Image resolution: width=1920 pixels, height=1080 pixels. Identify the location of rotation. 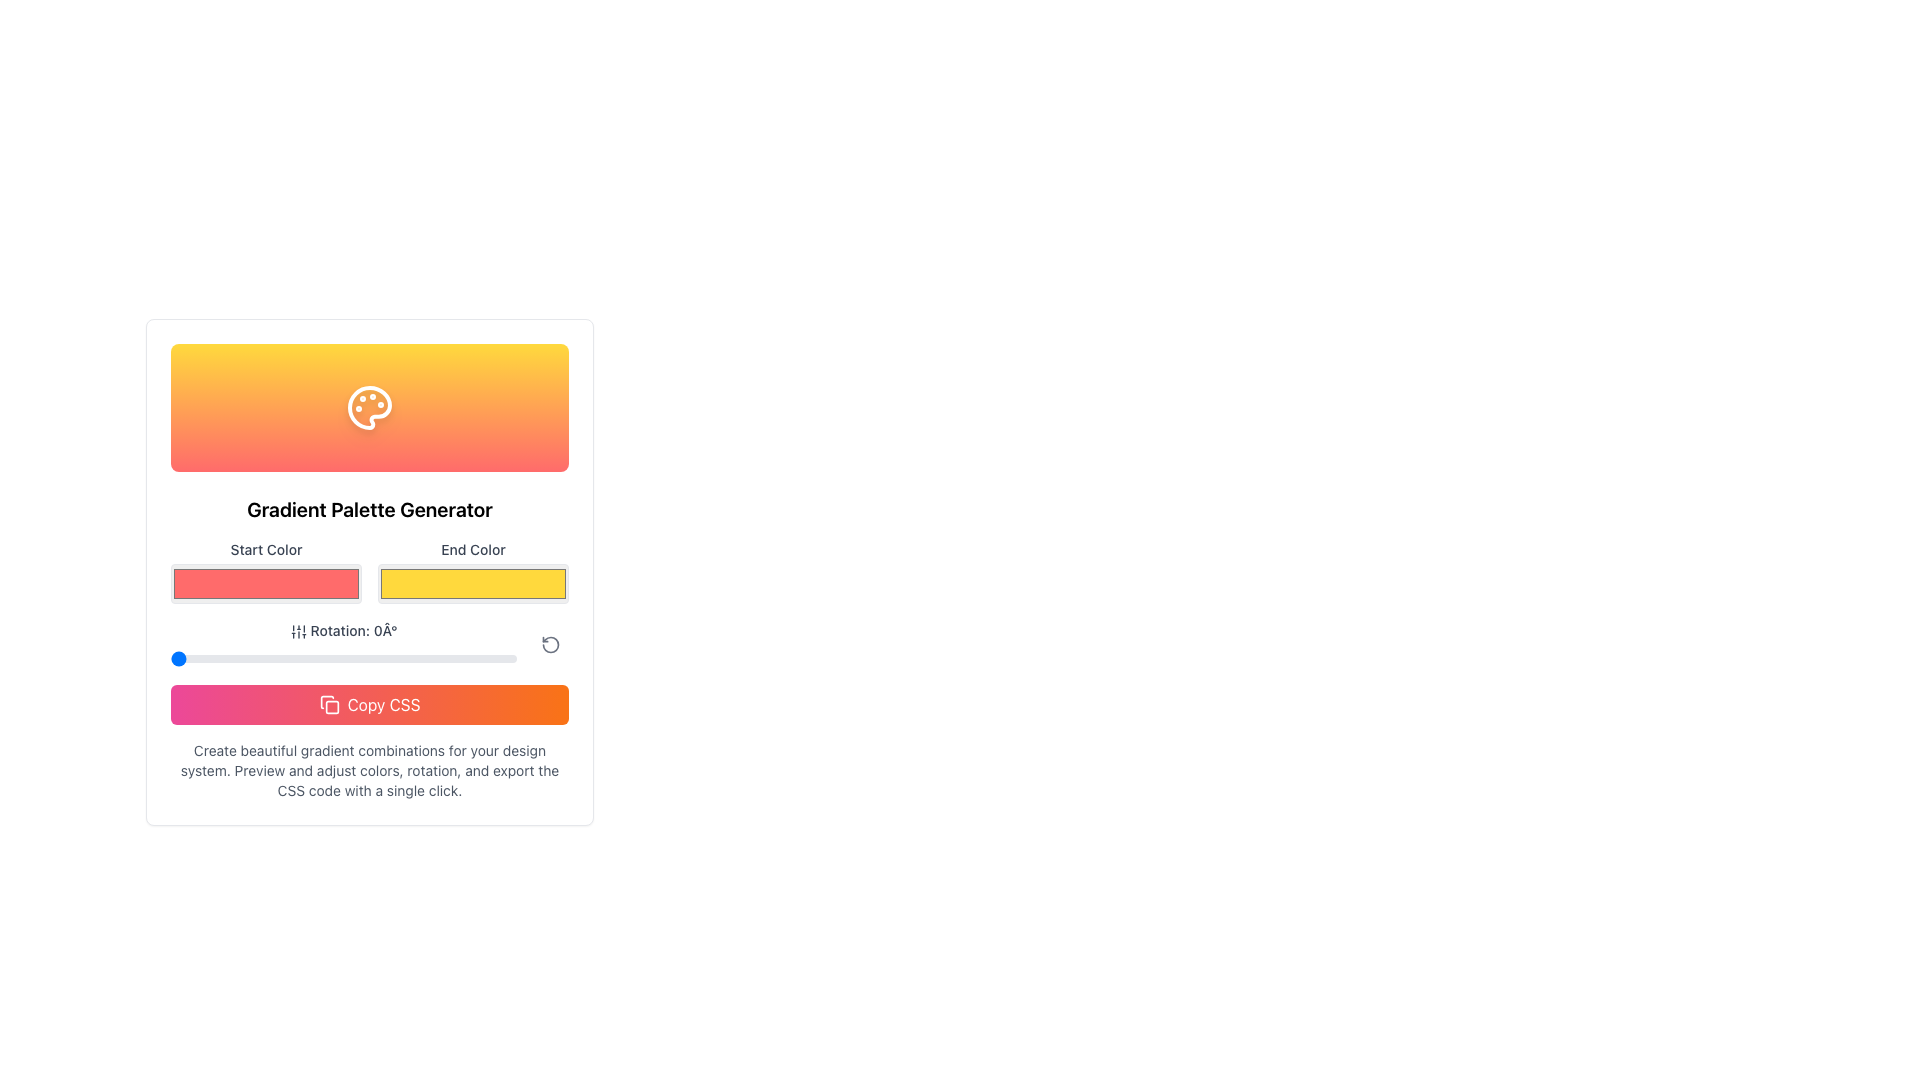
(185, 659).